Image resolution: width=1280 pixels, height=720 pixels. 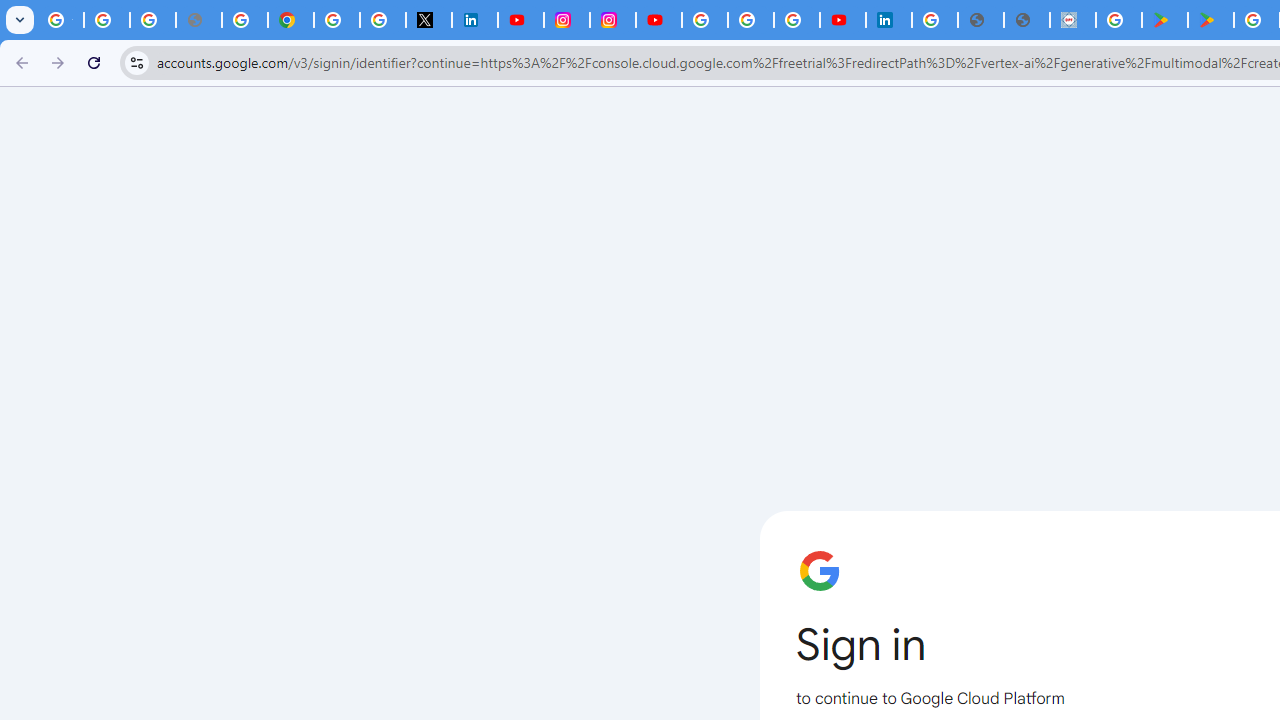 I want to click on 'support.google.com - Network error', so click(x=198, y=20).